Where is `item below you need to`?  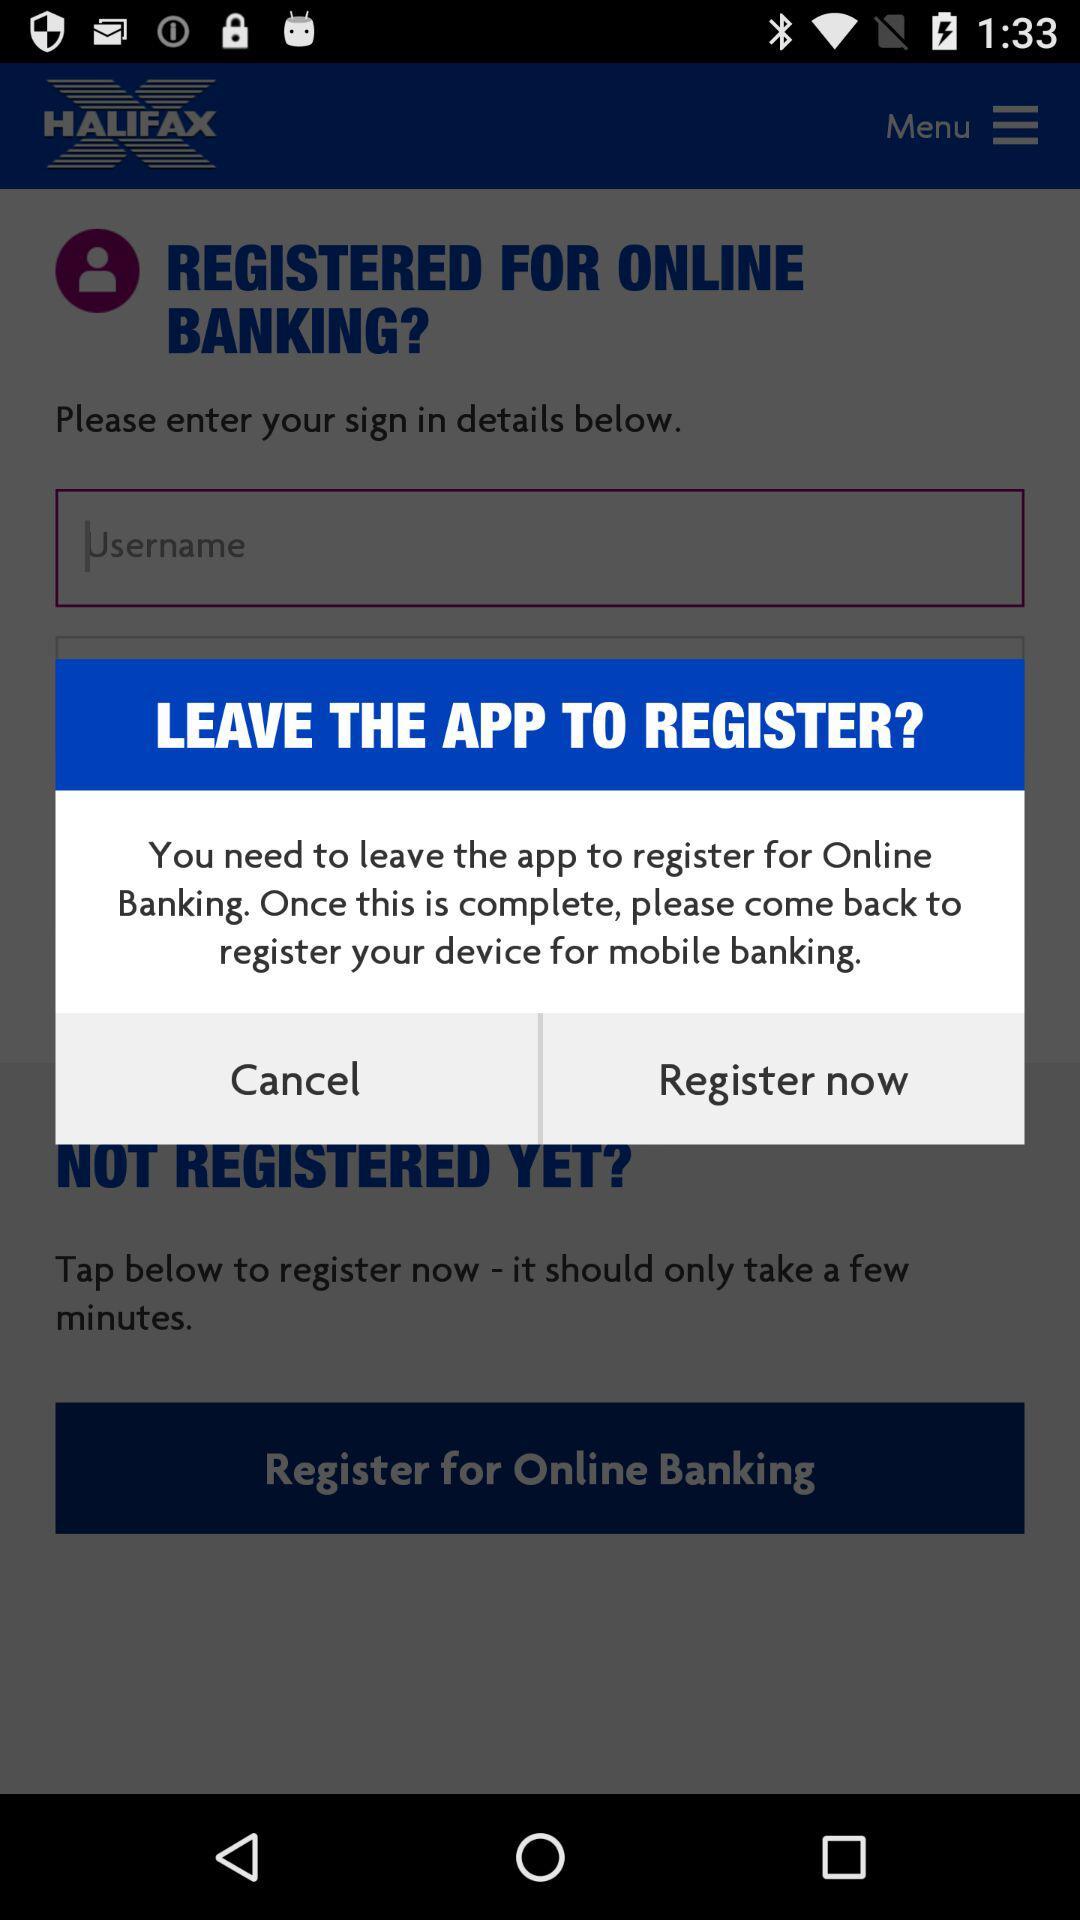 item below you need to is located at coordinates (782, 1077).